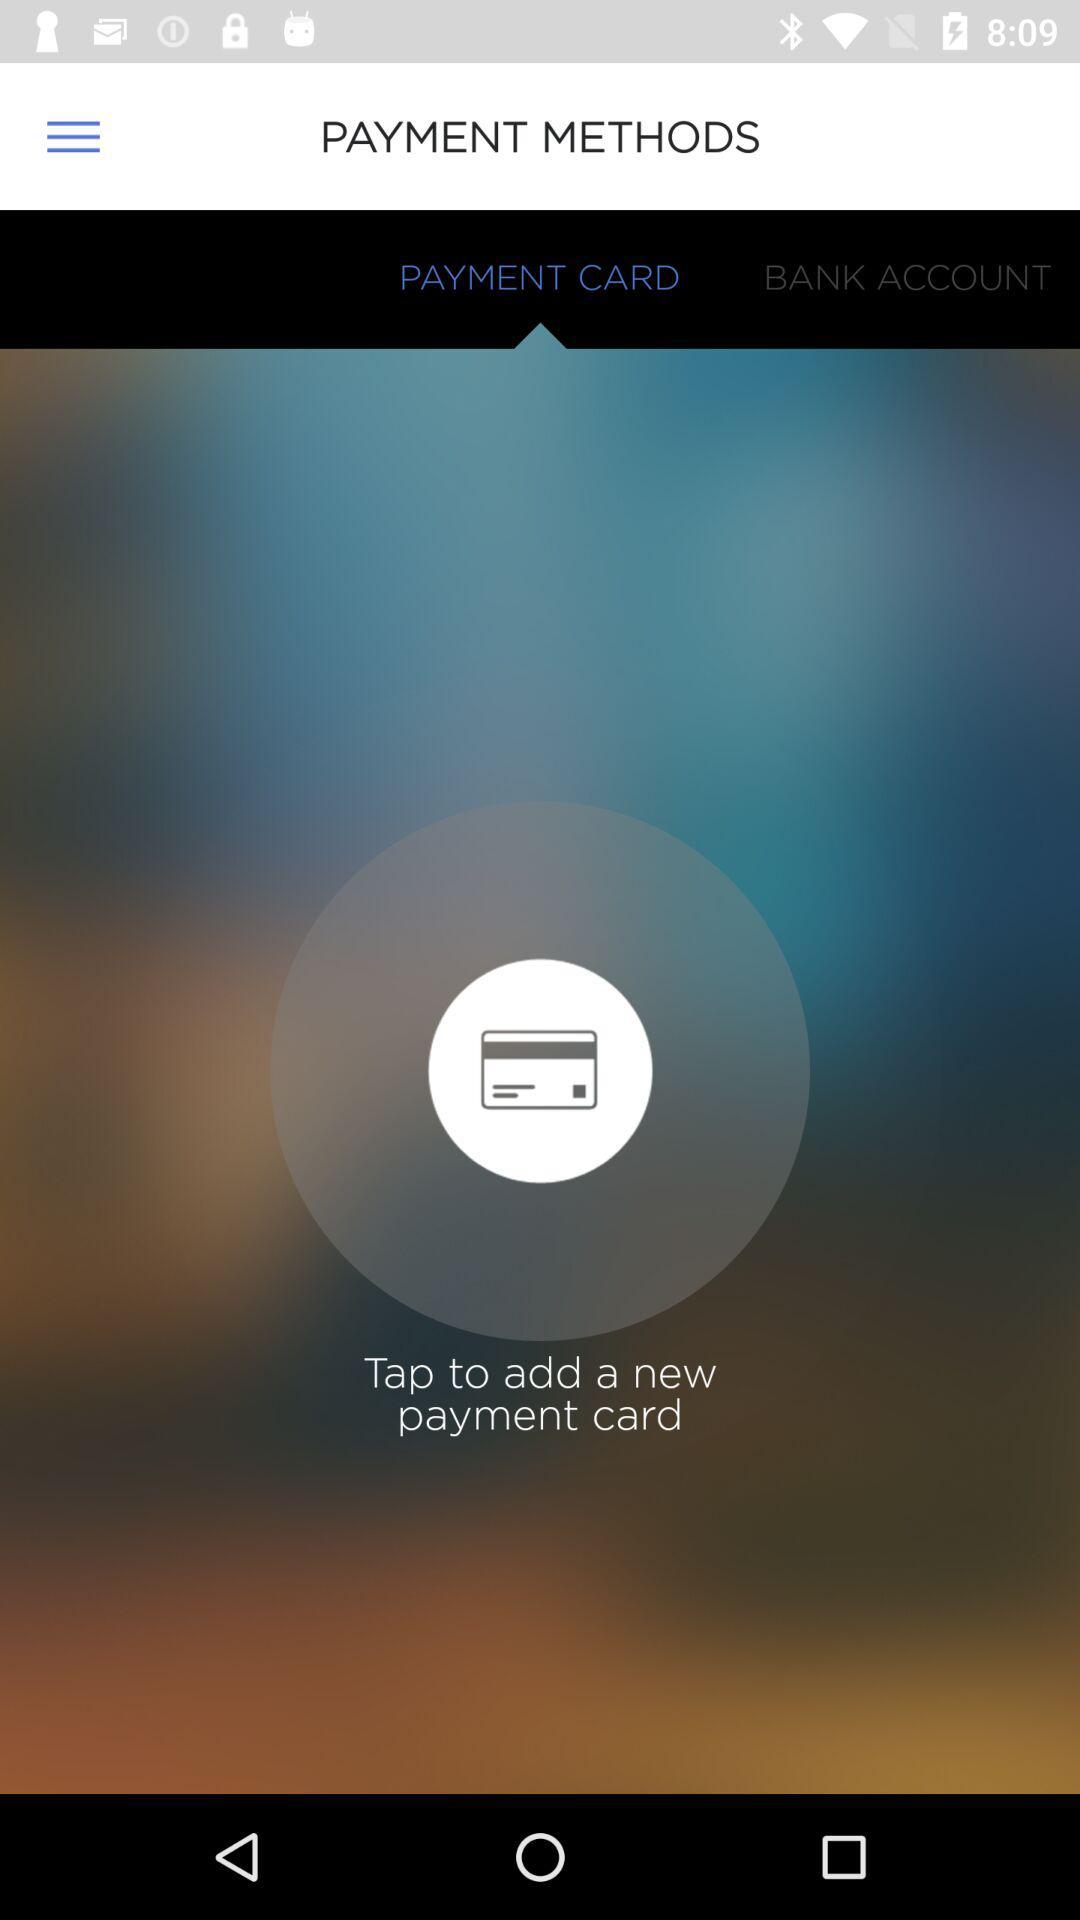 The image size is (1080, 1920). I want to click on the item to the left of payment methods, so click(72, 135).